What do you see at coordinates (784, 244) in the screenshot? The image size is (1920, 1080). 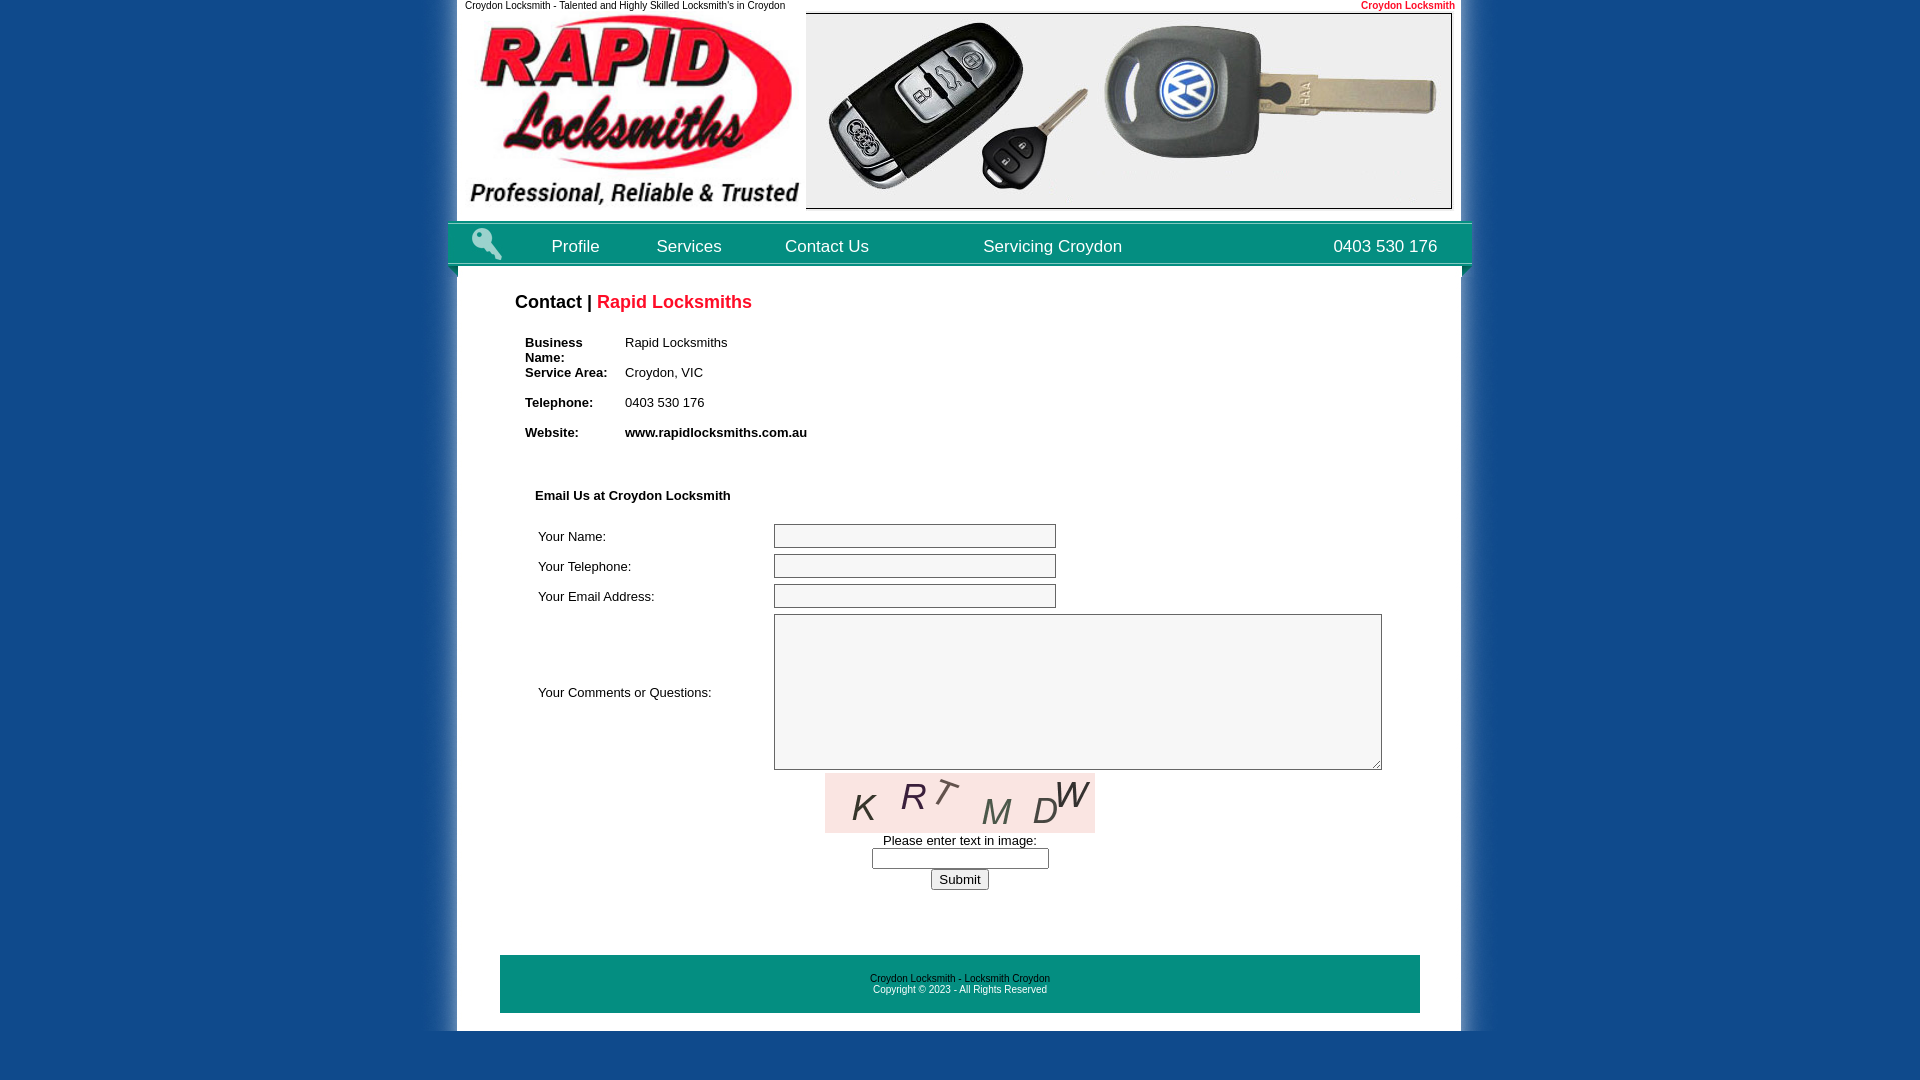 I see `'Contact Us'` at bounding box center [784, 244].